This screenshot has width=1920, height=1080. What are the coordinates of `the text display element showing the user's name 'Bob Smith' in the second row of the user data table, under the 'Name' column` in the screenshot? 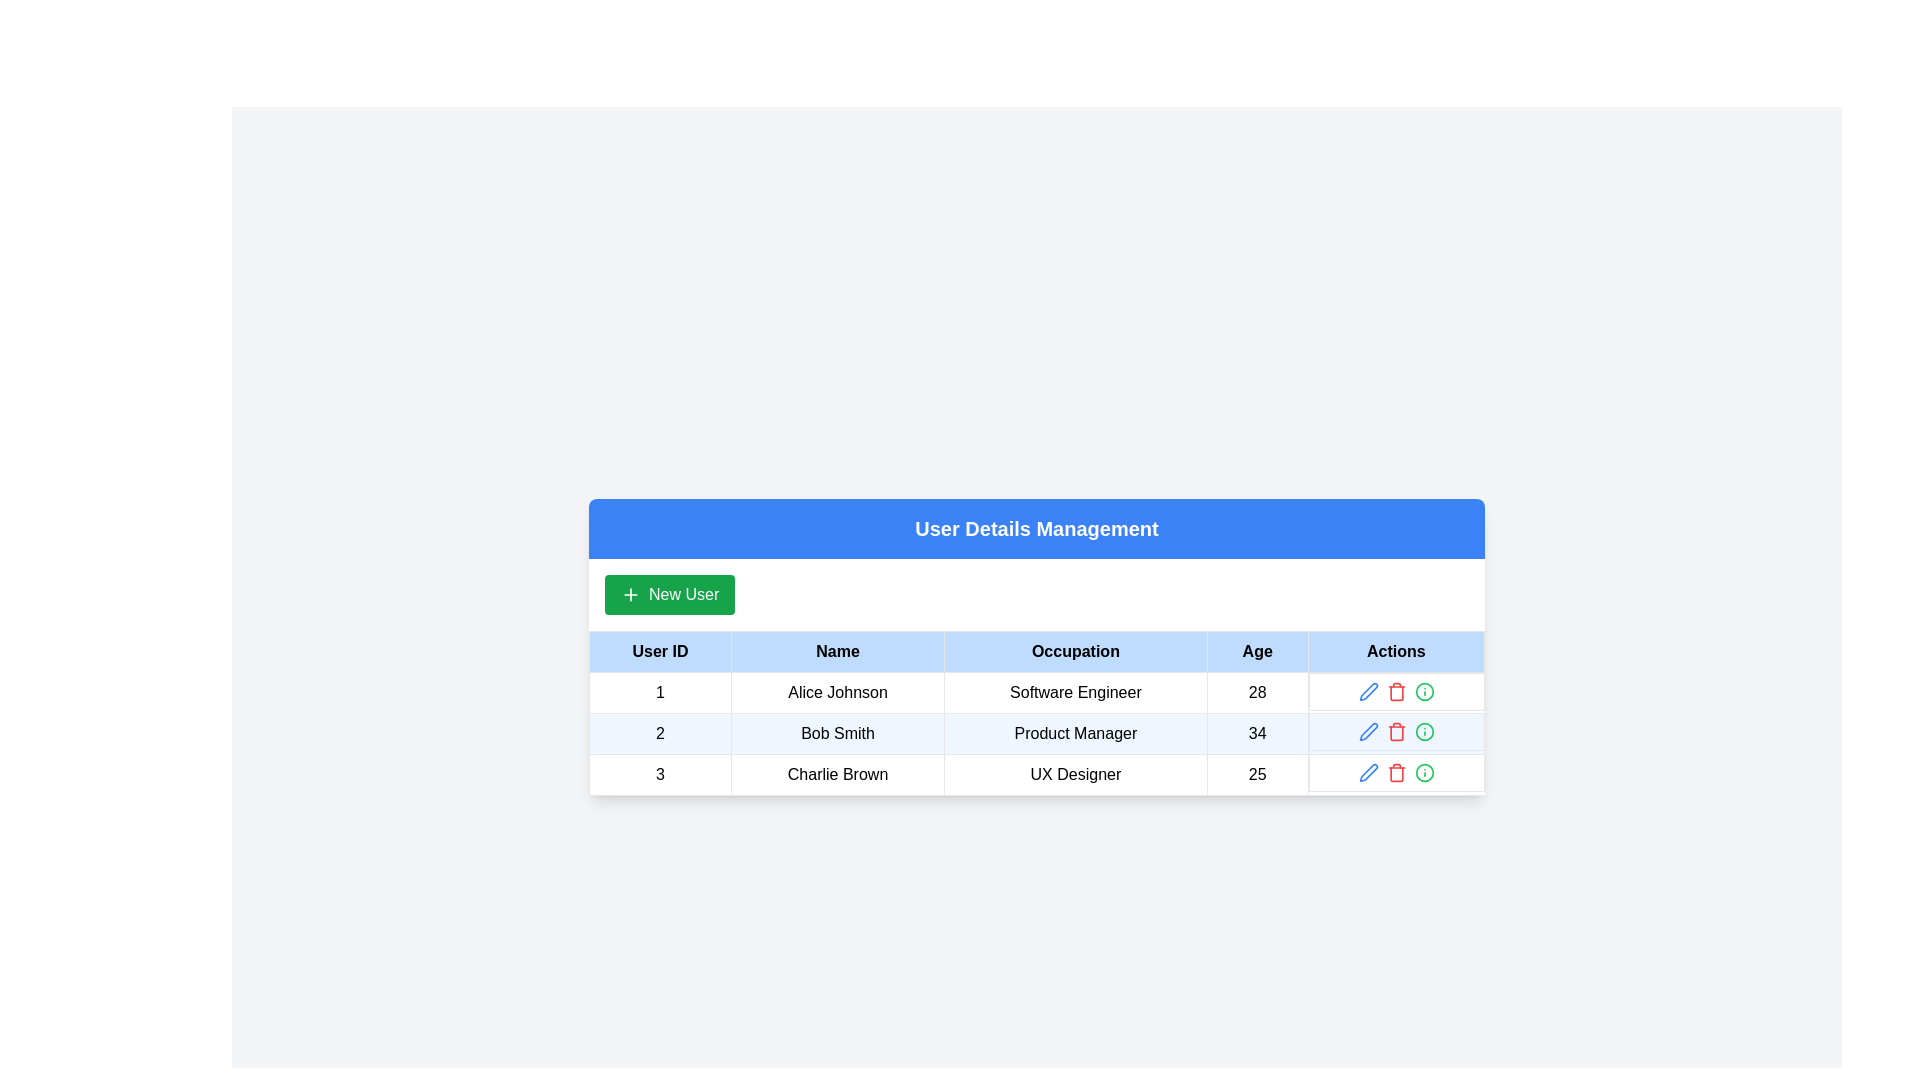 It's located at (838, 733).